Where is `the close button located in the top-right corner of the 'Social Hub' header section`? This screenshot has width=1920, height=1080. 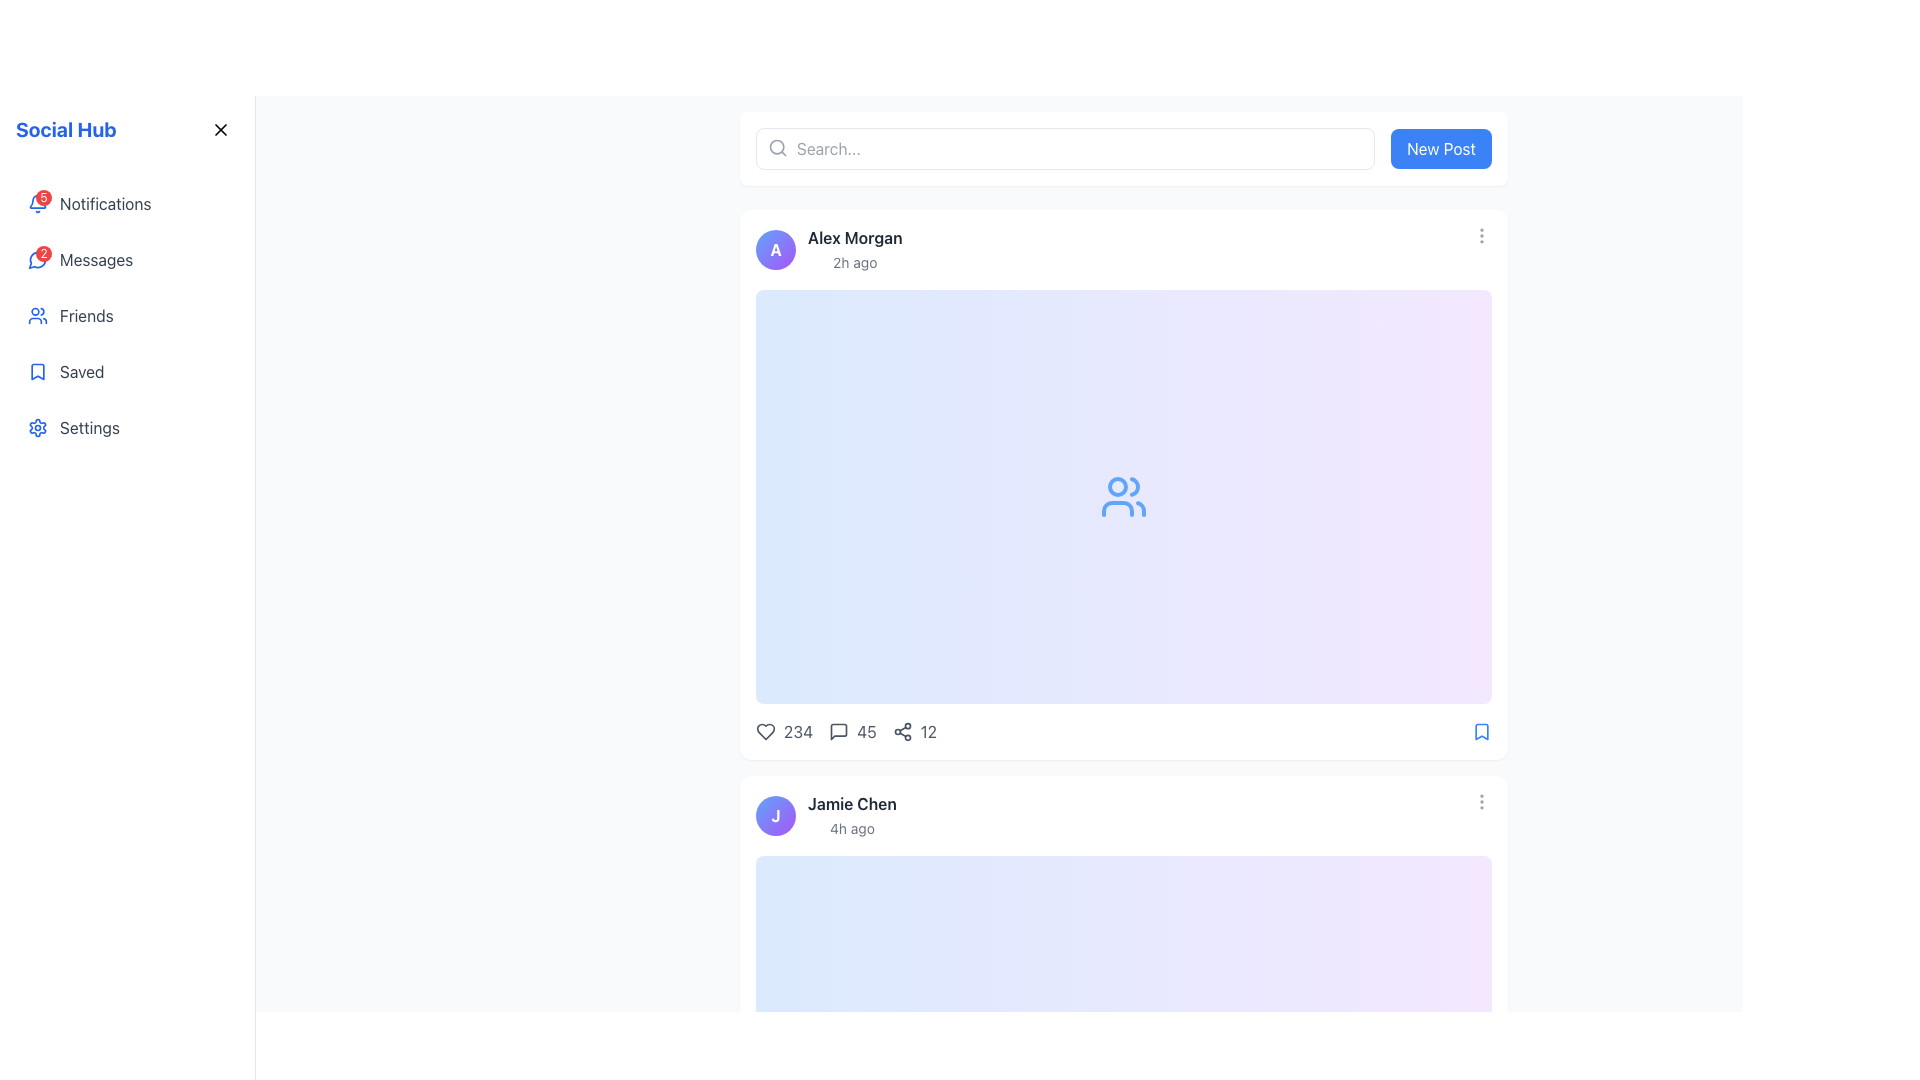 the close button located in the top-right corner of the 'Social Hub' header section is located at coordinates (220, 130).